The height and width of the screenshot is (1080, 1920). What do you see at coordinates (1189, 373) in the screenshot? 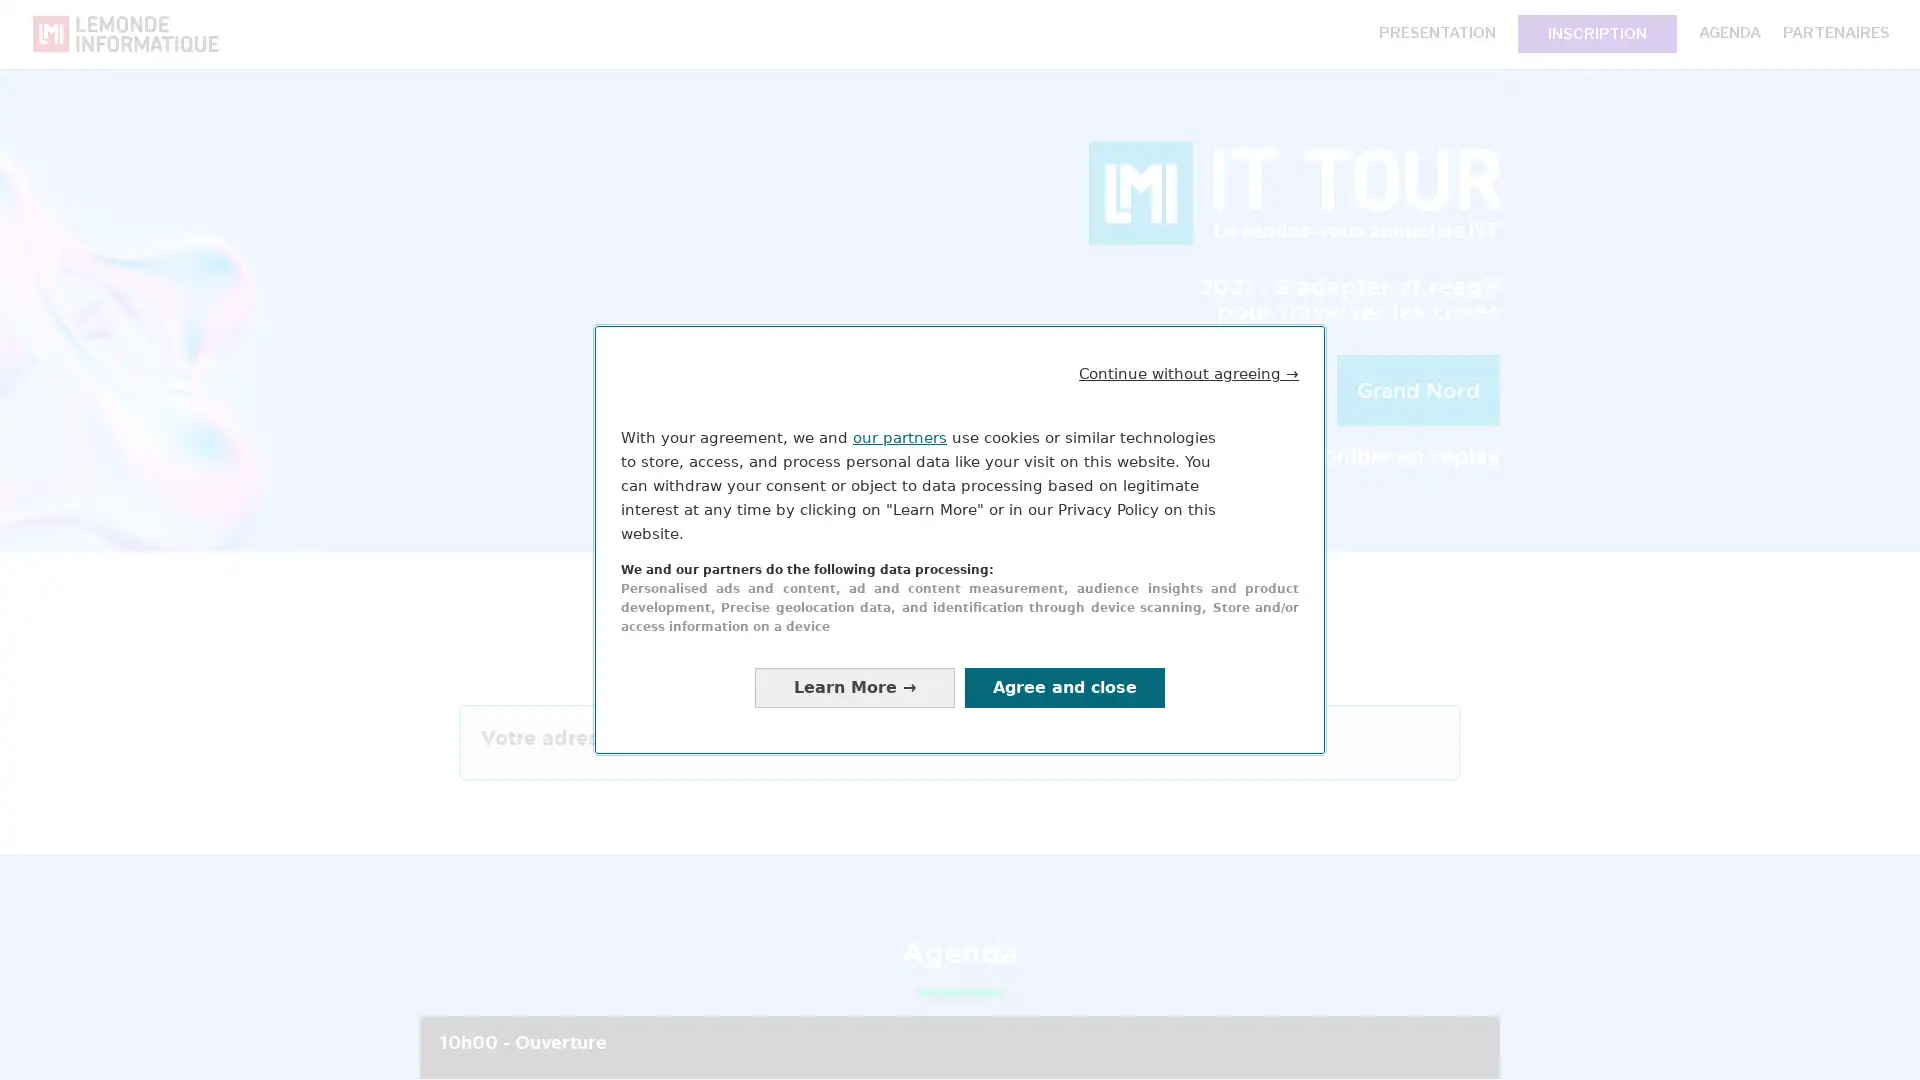
I see `Continue without agreeing` at bounding box center [1189, 373].